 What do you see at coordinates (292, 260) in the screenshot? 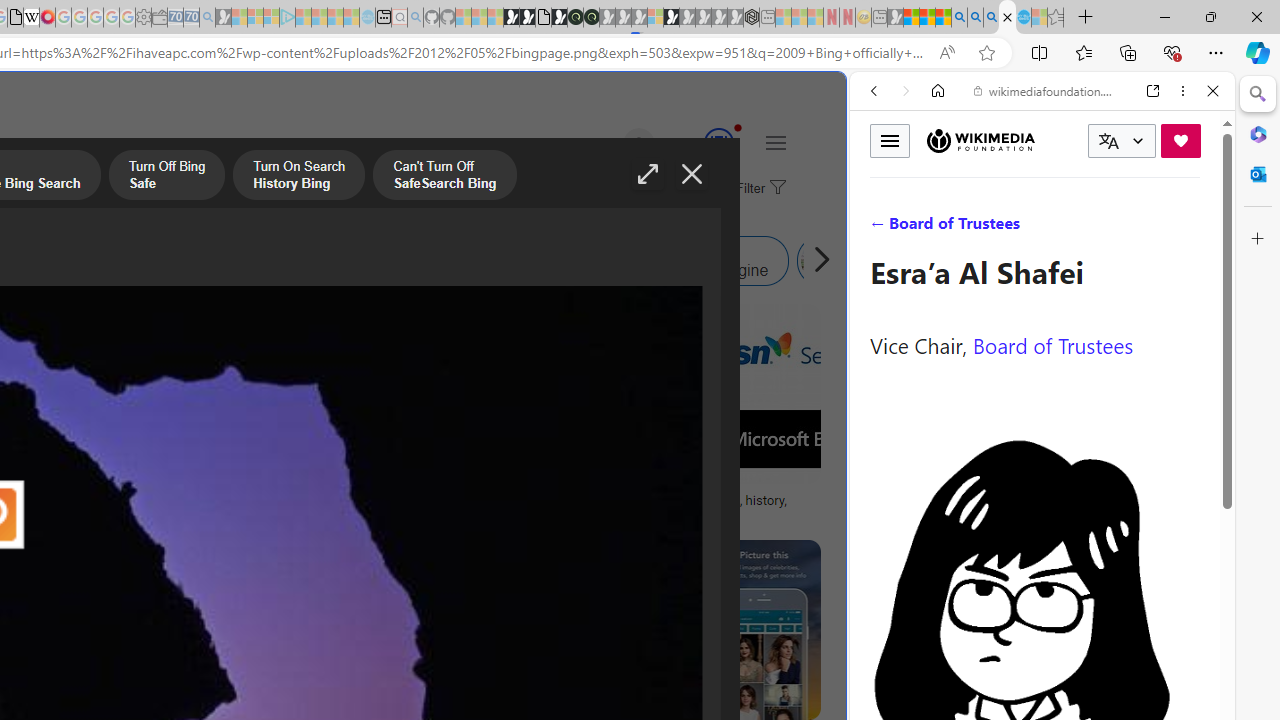
I see `'Bing Image Search Similar Images'` at bounding box center [292, 260].